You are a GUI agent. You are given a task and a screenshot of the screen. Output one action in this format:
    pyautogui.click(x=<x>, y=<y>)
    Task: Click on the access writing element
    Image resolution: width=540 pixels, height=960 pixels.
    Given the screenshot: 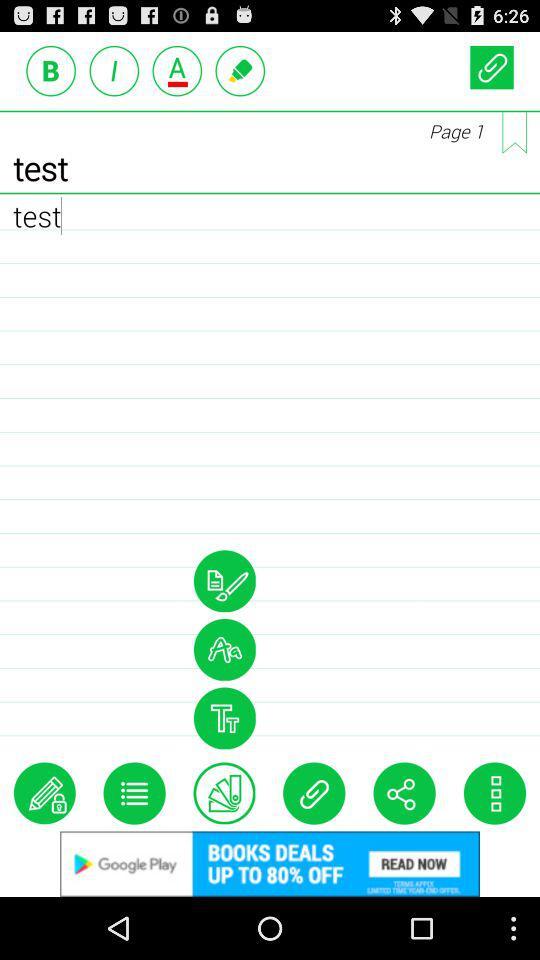 What is the action you would take?
    pyautogui.click(x=240, y=70)
    